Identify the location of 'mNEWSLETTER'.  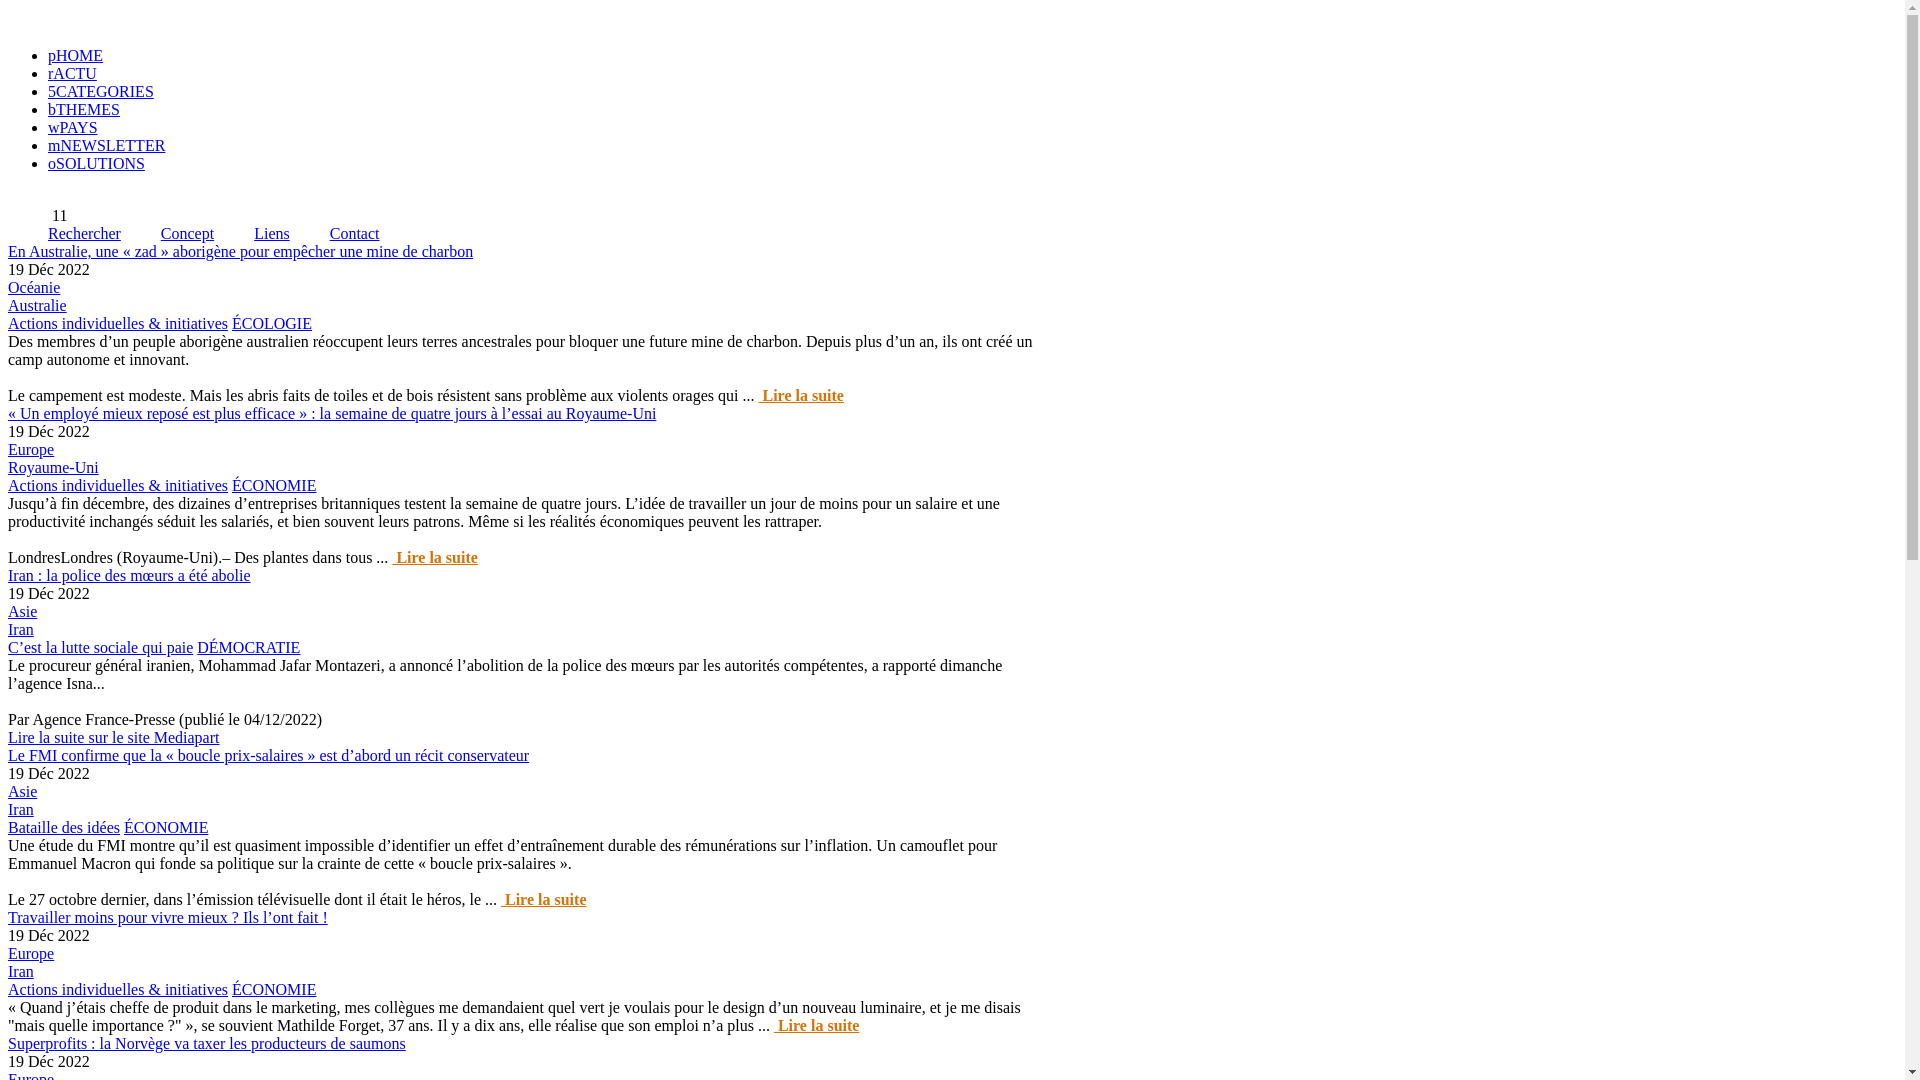
(105, 144).